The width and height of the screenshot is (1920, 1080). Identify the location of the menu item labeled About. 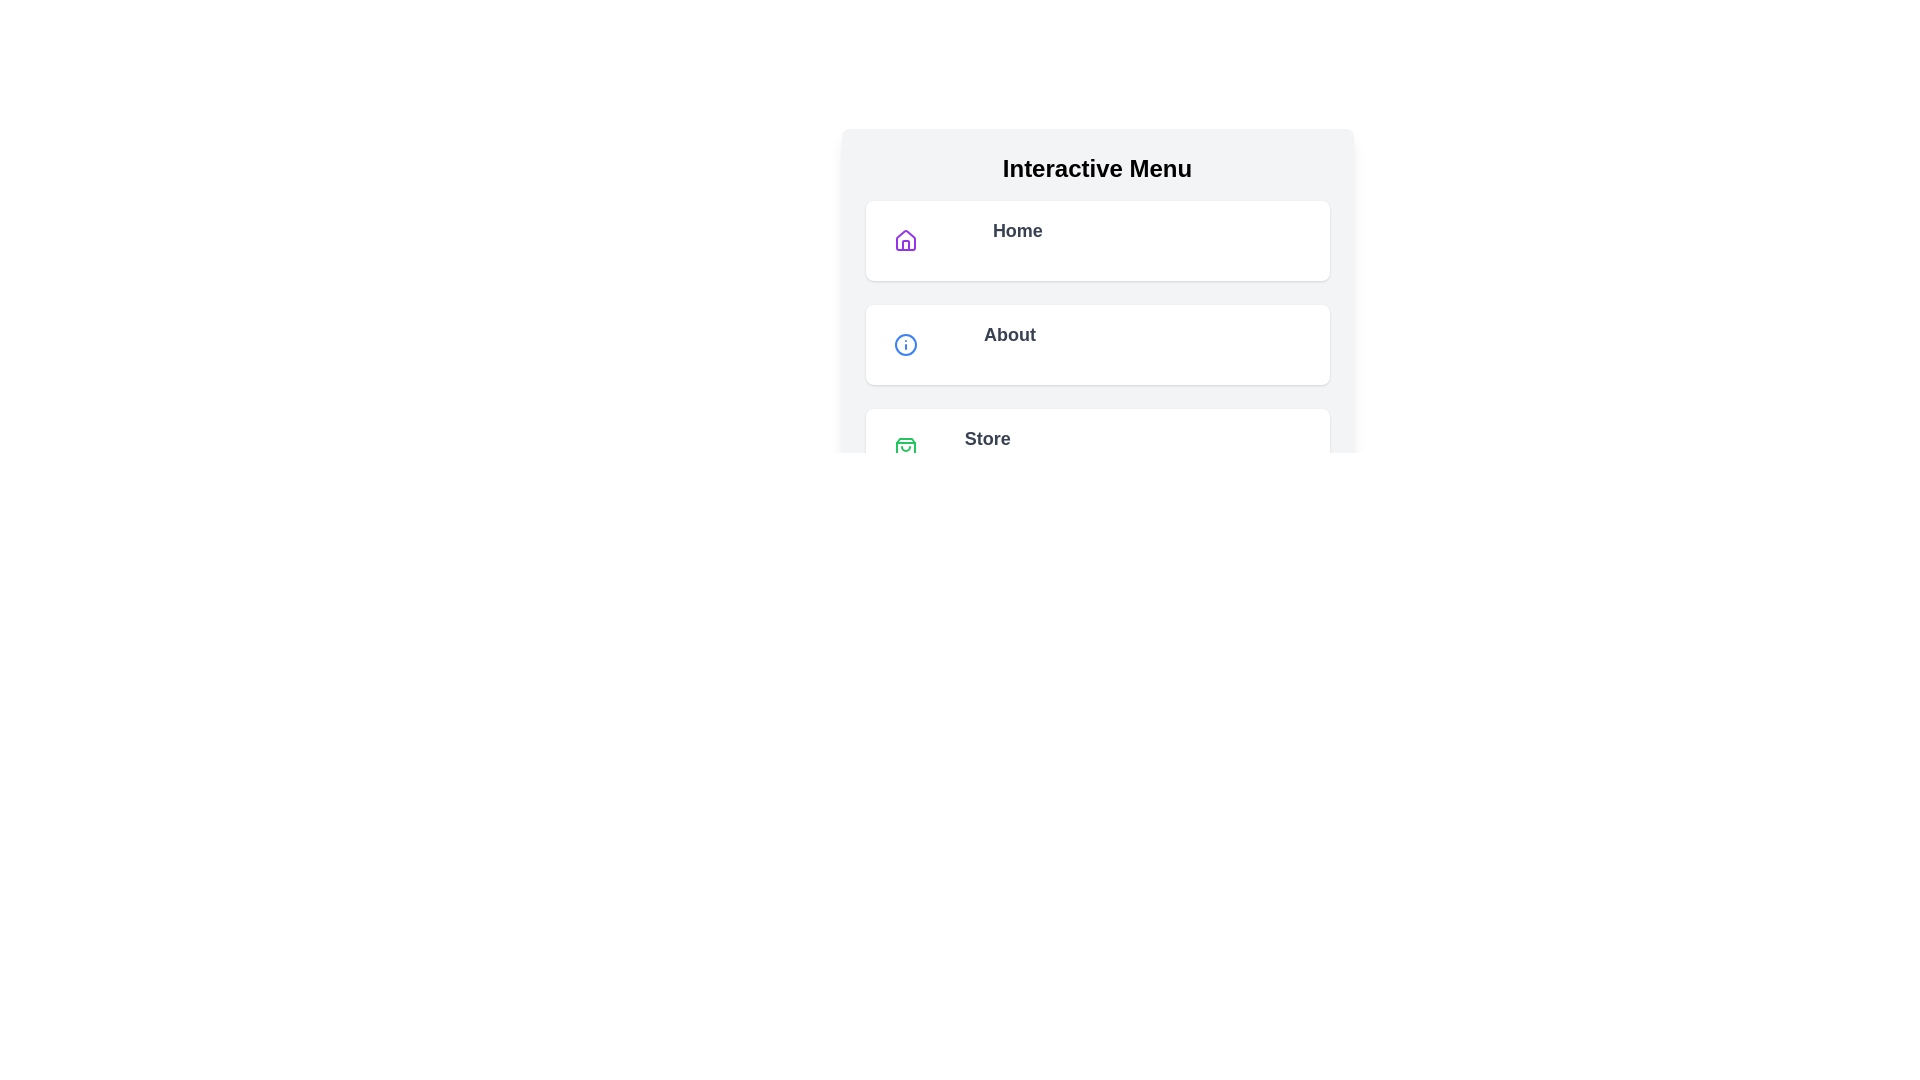
(1096, 343).